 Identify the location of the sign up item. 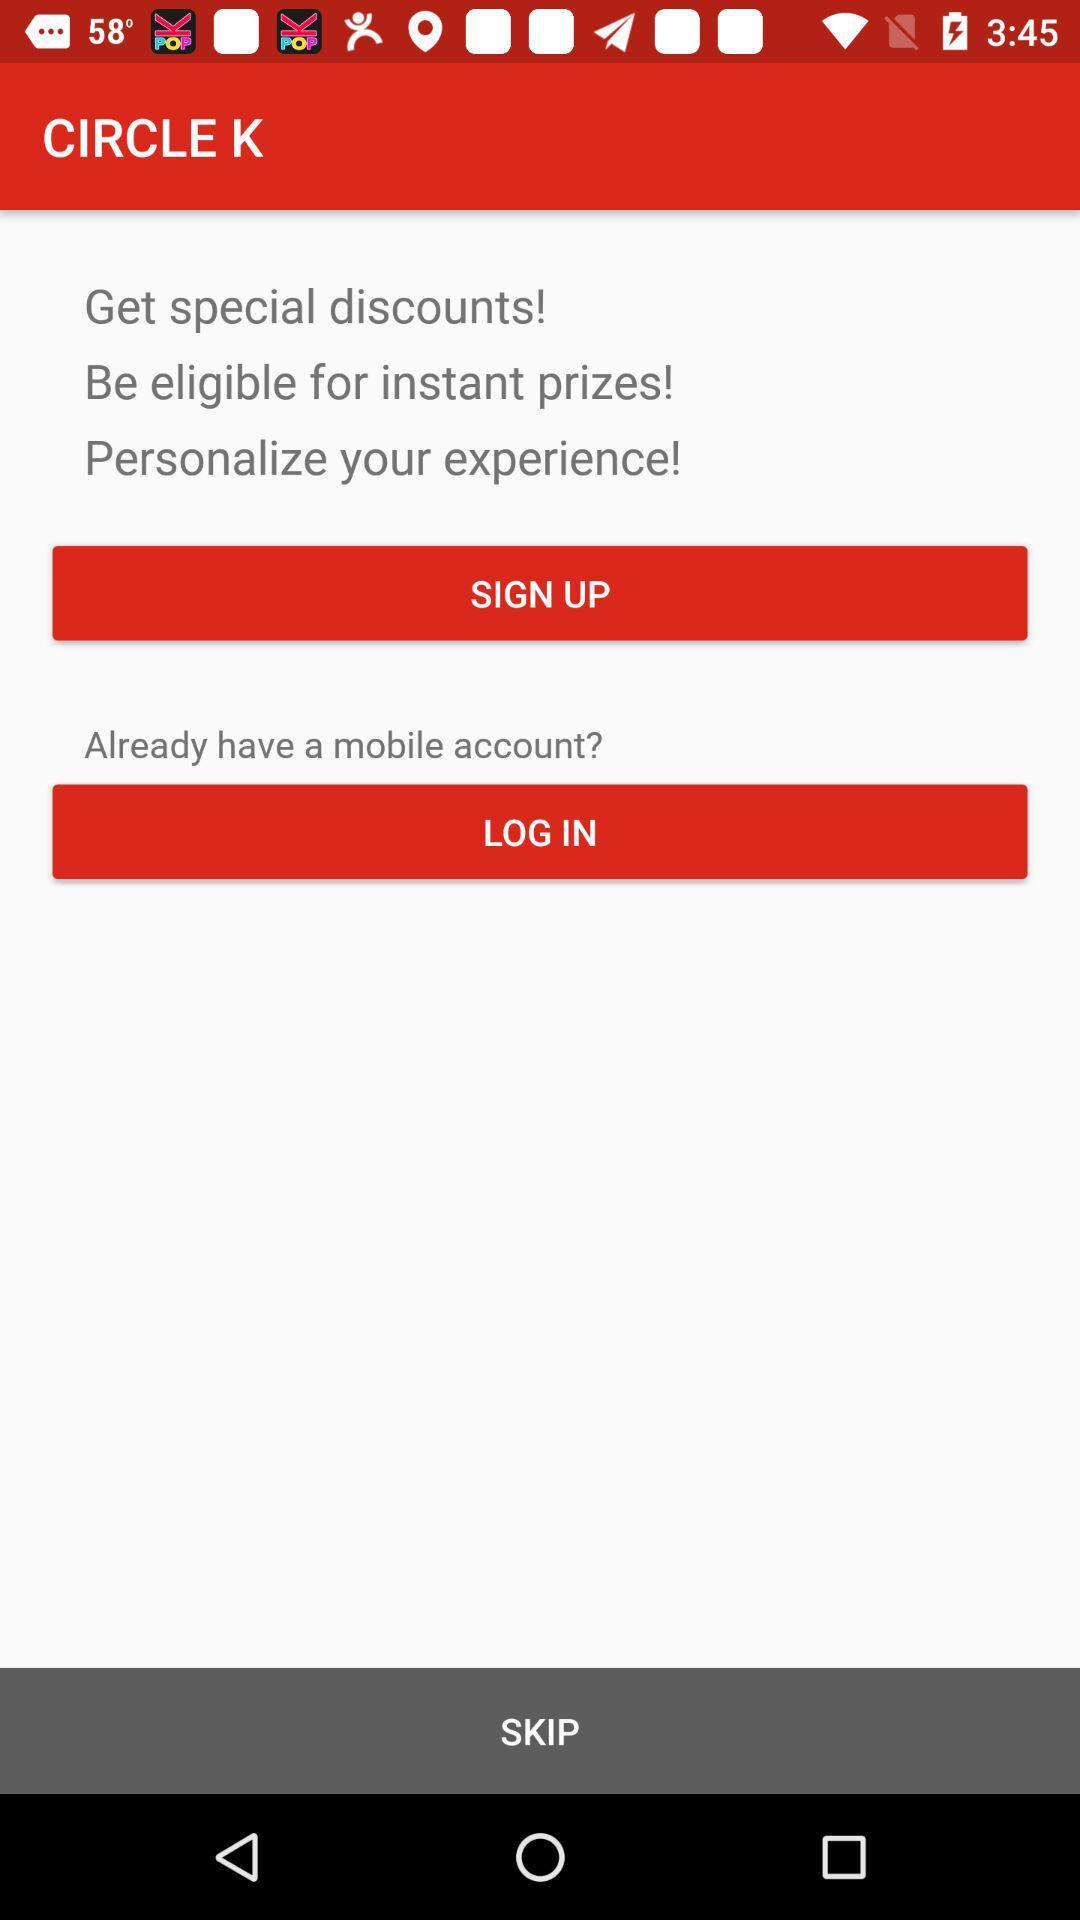
(540, 592).